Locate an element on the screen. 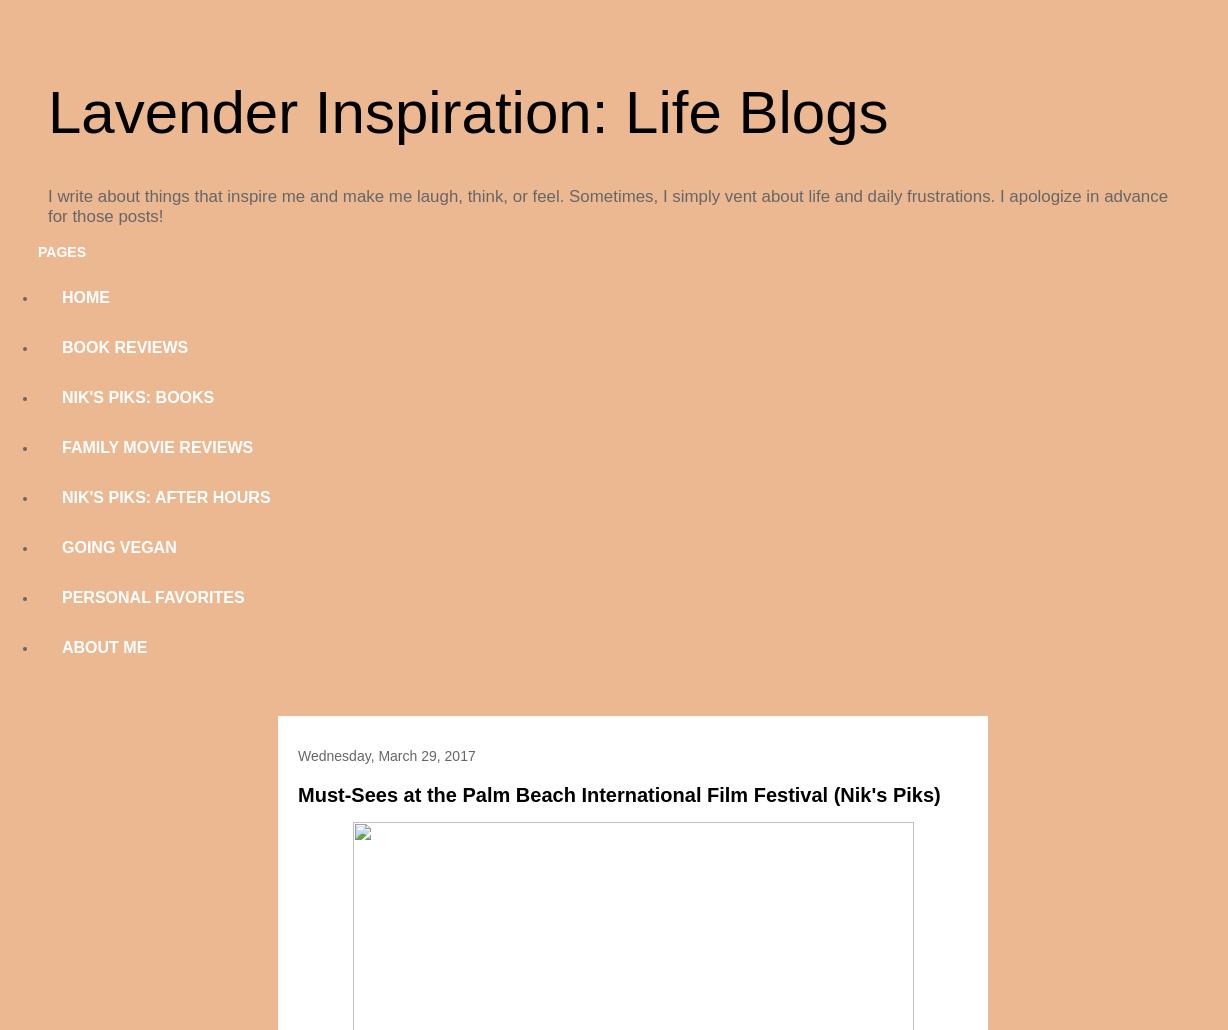 The image size is (1228, 1030). 'PERSONAL FAVORITES' is located at coordinates (153, 597).